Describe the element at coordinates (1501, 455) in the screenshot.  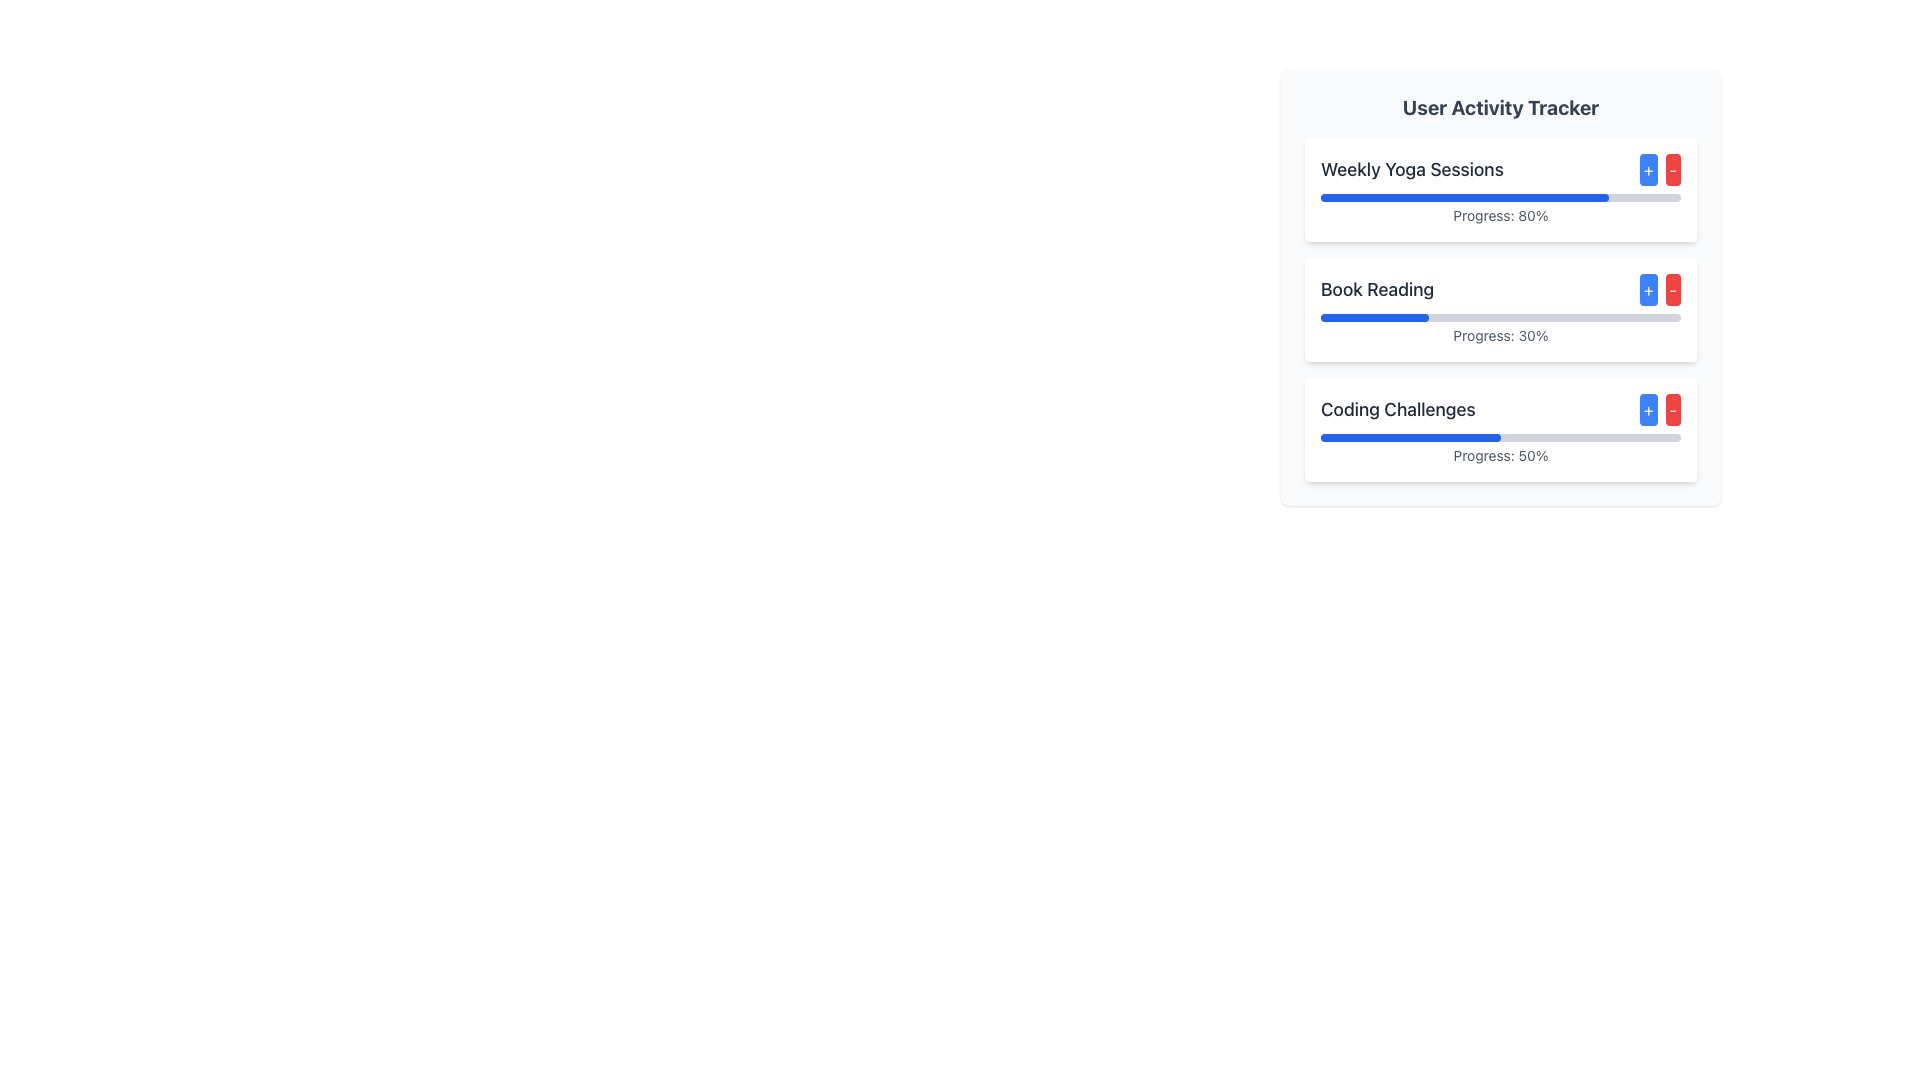
I see `the Text Label that provides progress status feedback located at the bottom center of the 'Coding Challenges' card` at that location.